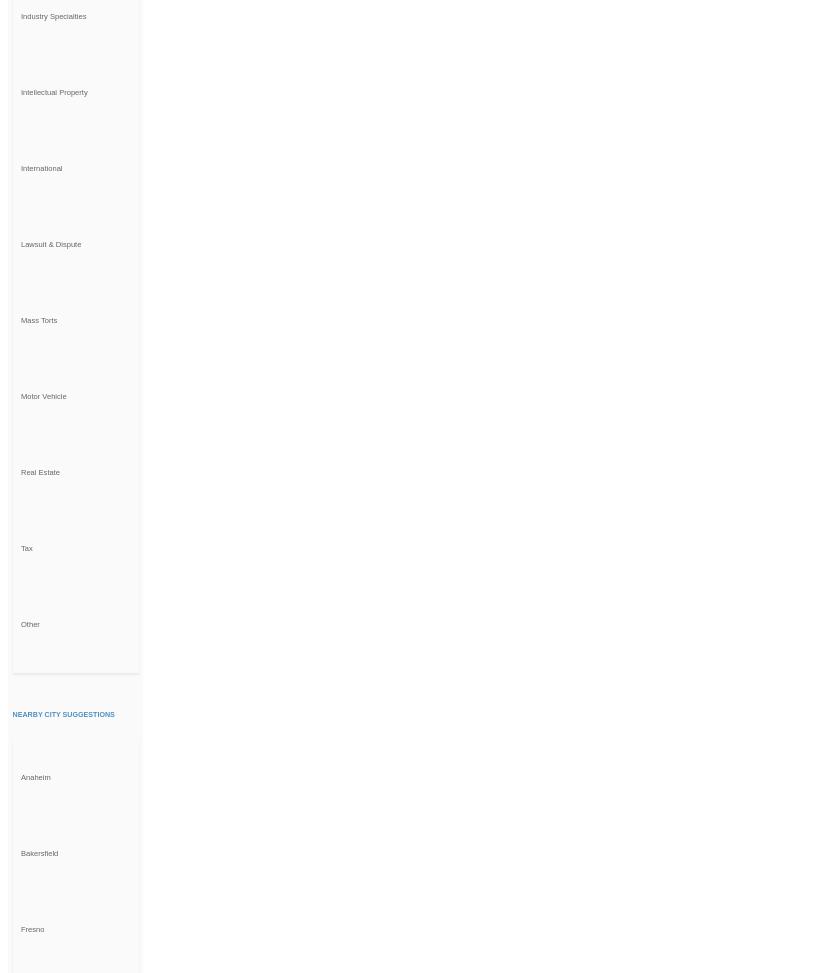 This screenshot has height=973, width=840. I want to click on 'Other', so click(29, 623).